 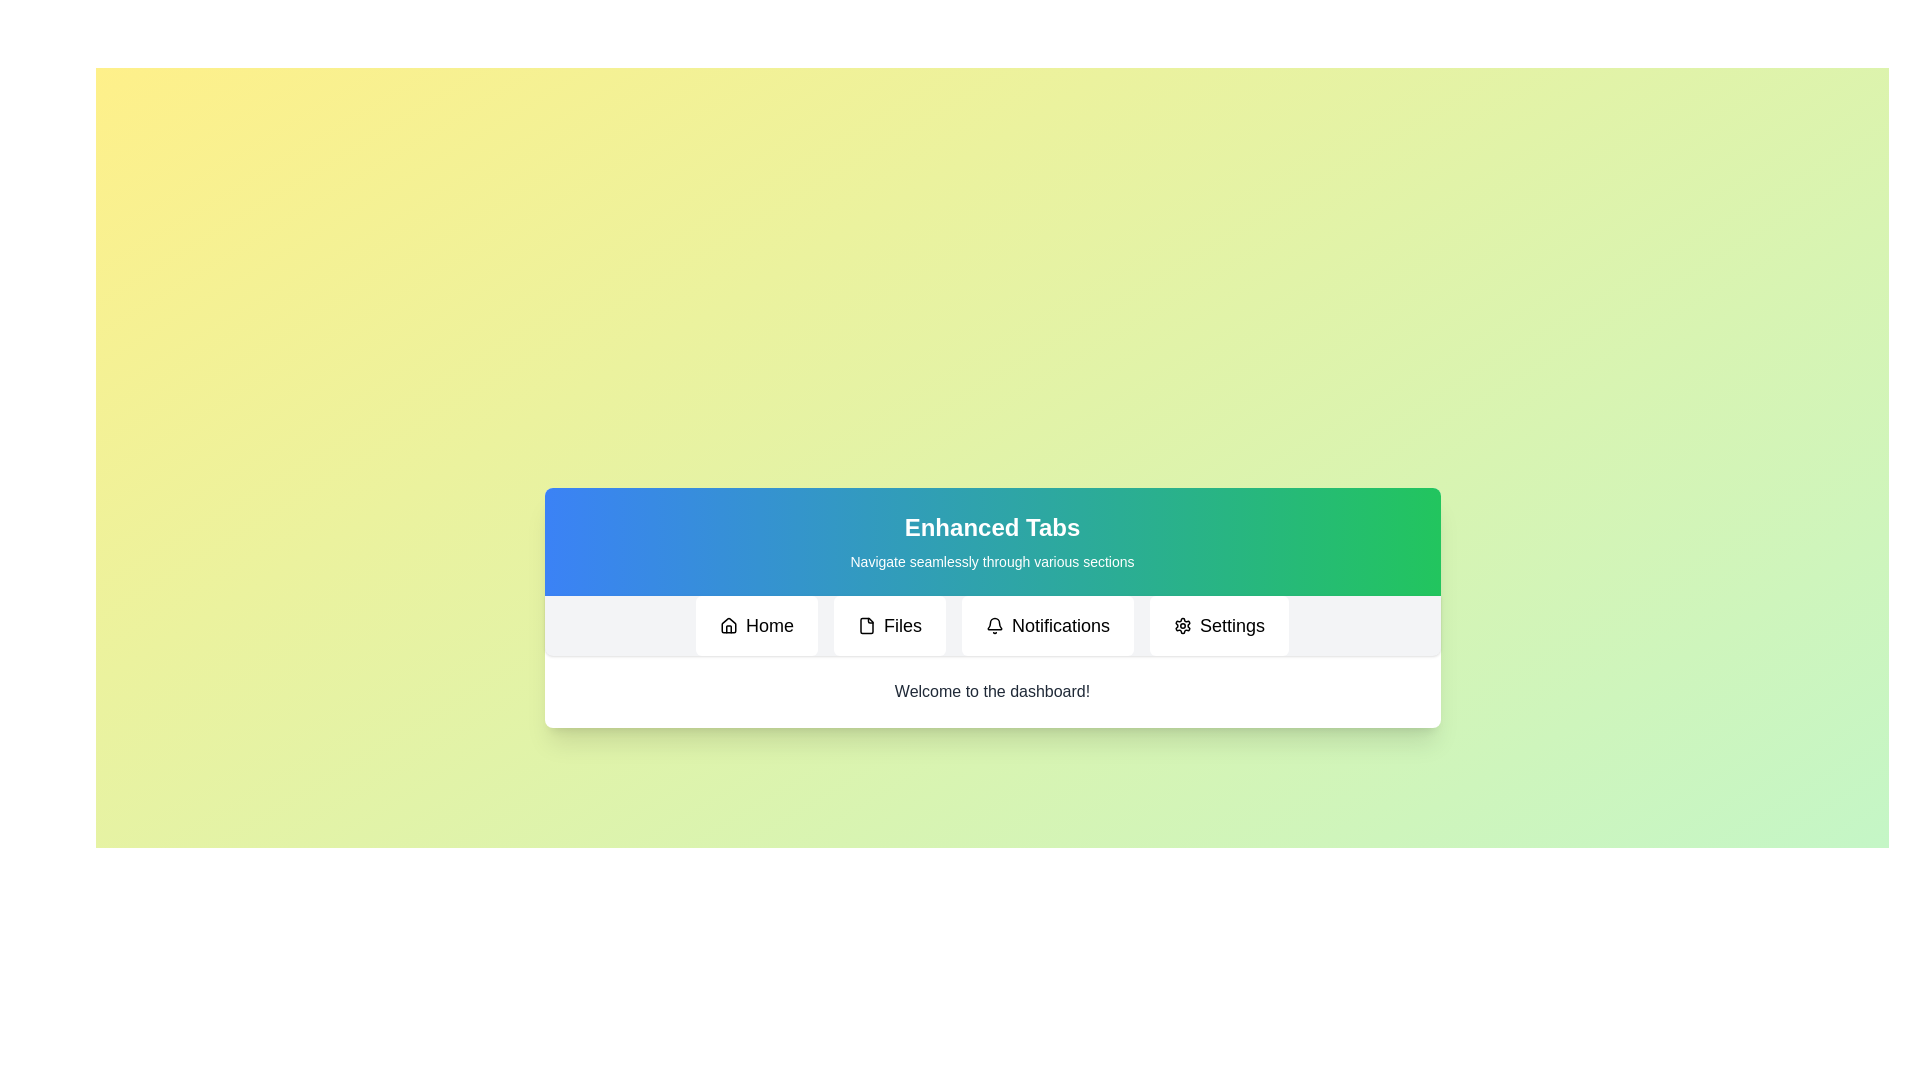 I want to click on the text label reading 'Enhanced Tabs', which is prominently displayed at the top-center of the page with a gradient background, so click(x=992, y=527).